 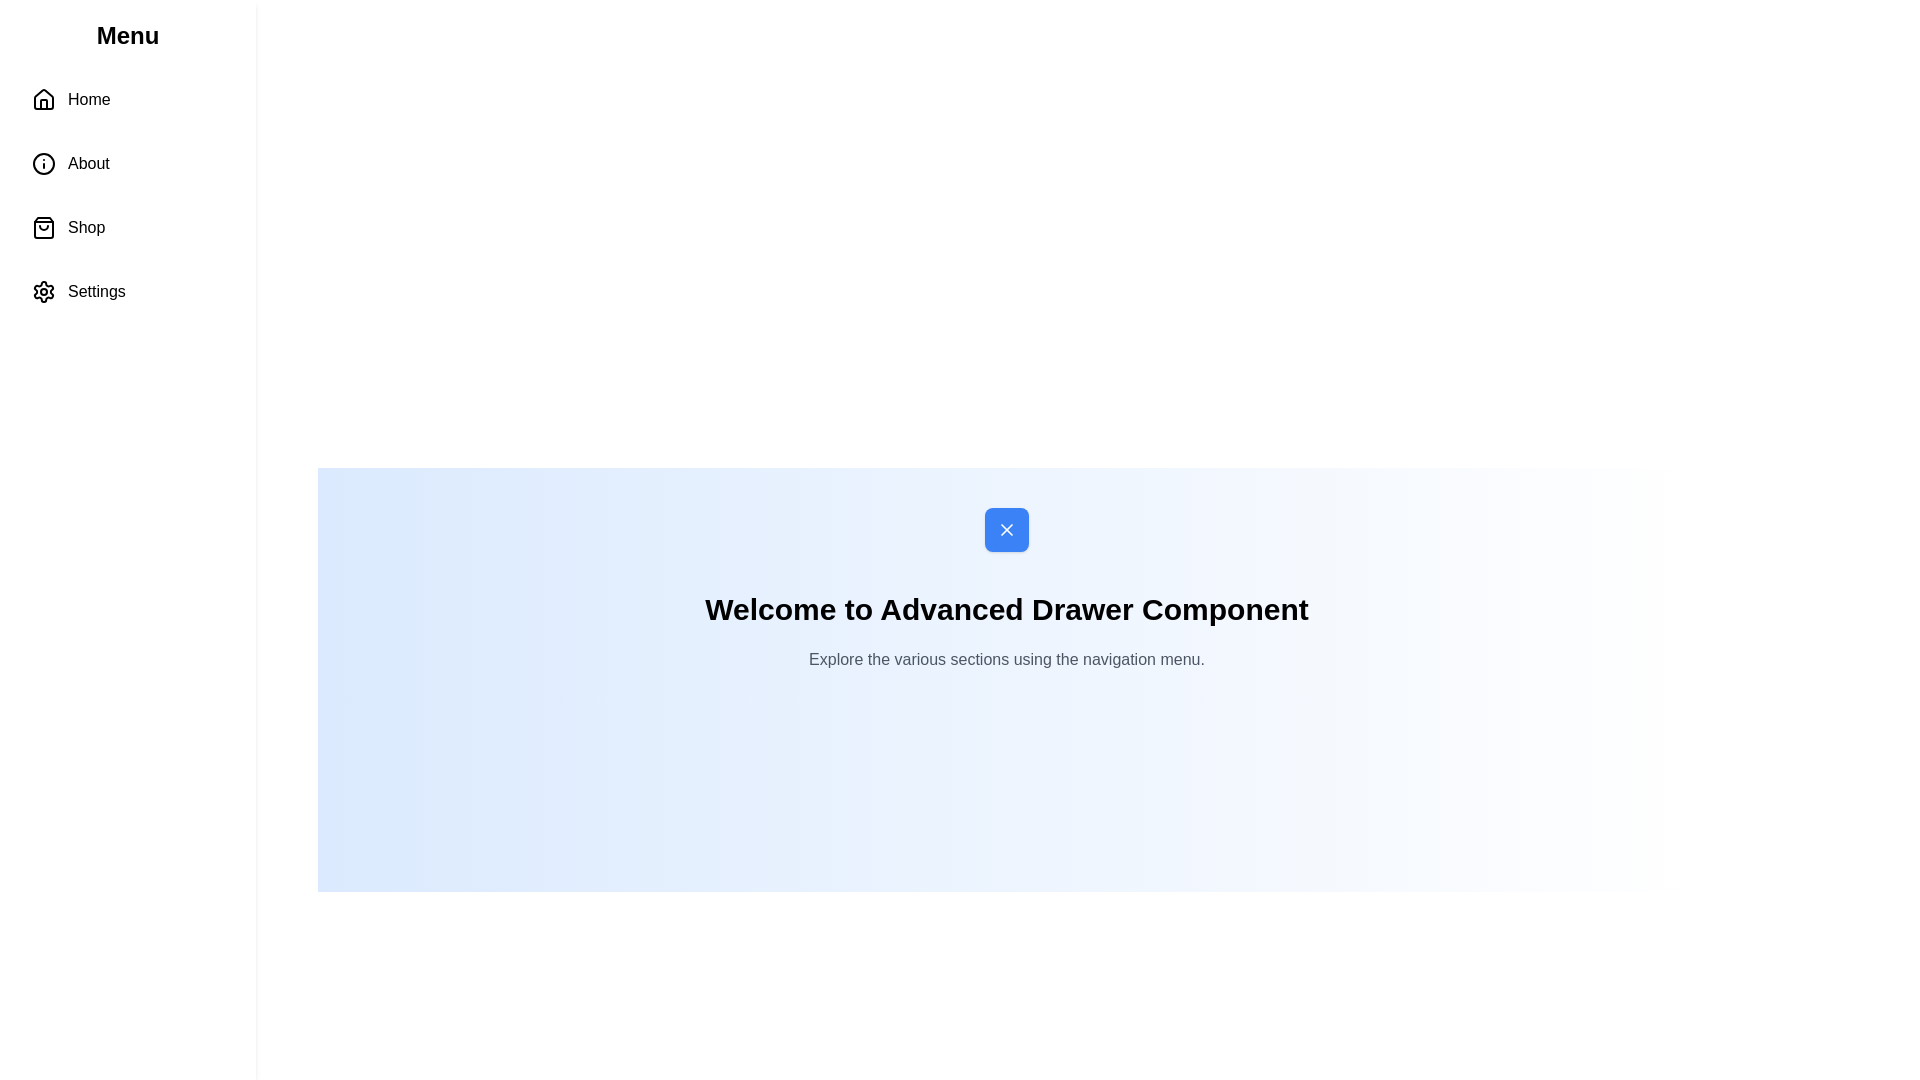 I want to click on SVG Circle Shape that represents the 'About' icon in the vertical menu by clicking on its center, so click(x=43, y=163).